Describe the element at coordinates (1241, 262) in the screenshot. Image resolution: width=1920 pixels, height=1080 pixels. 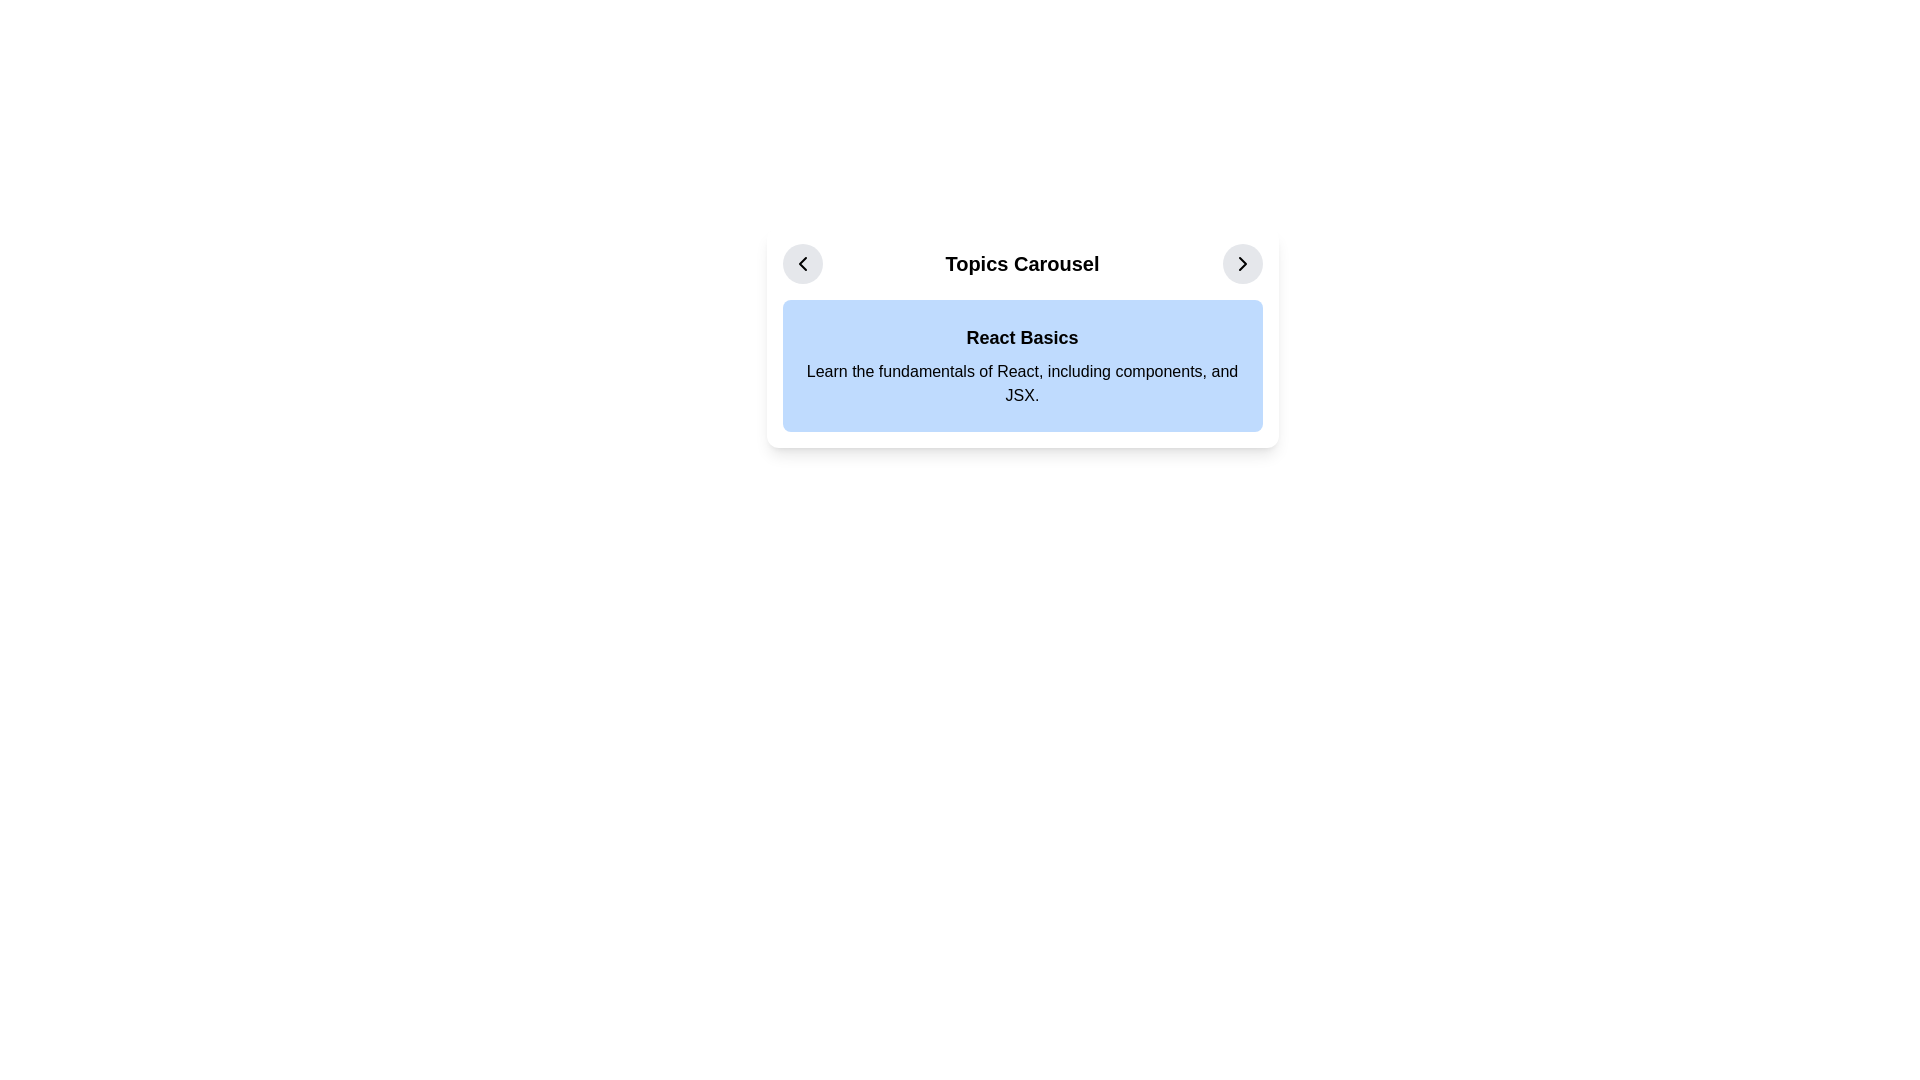
I see `the circular button with a light gray background and a black chevron icon located in the 'Topics Carousel' section adjacent to the title 'Topics Carousel'` at that location.